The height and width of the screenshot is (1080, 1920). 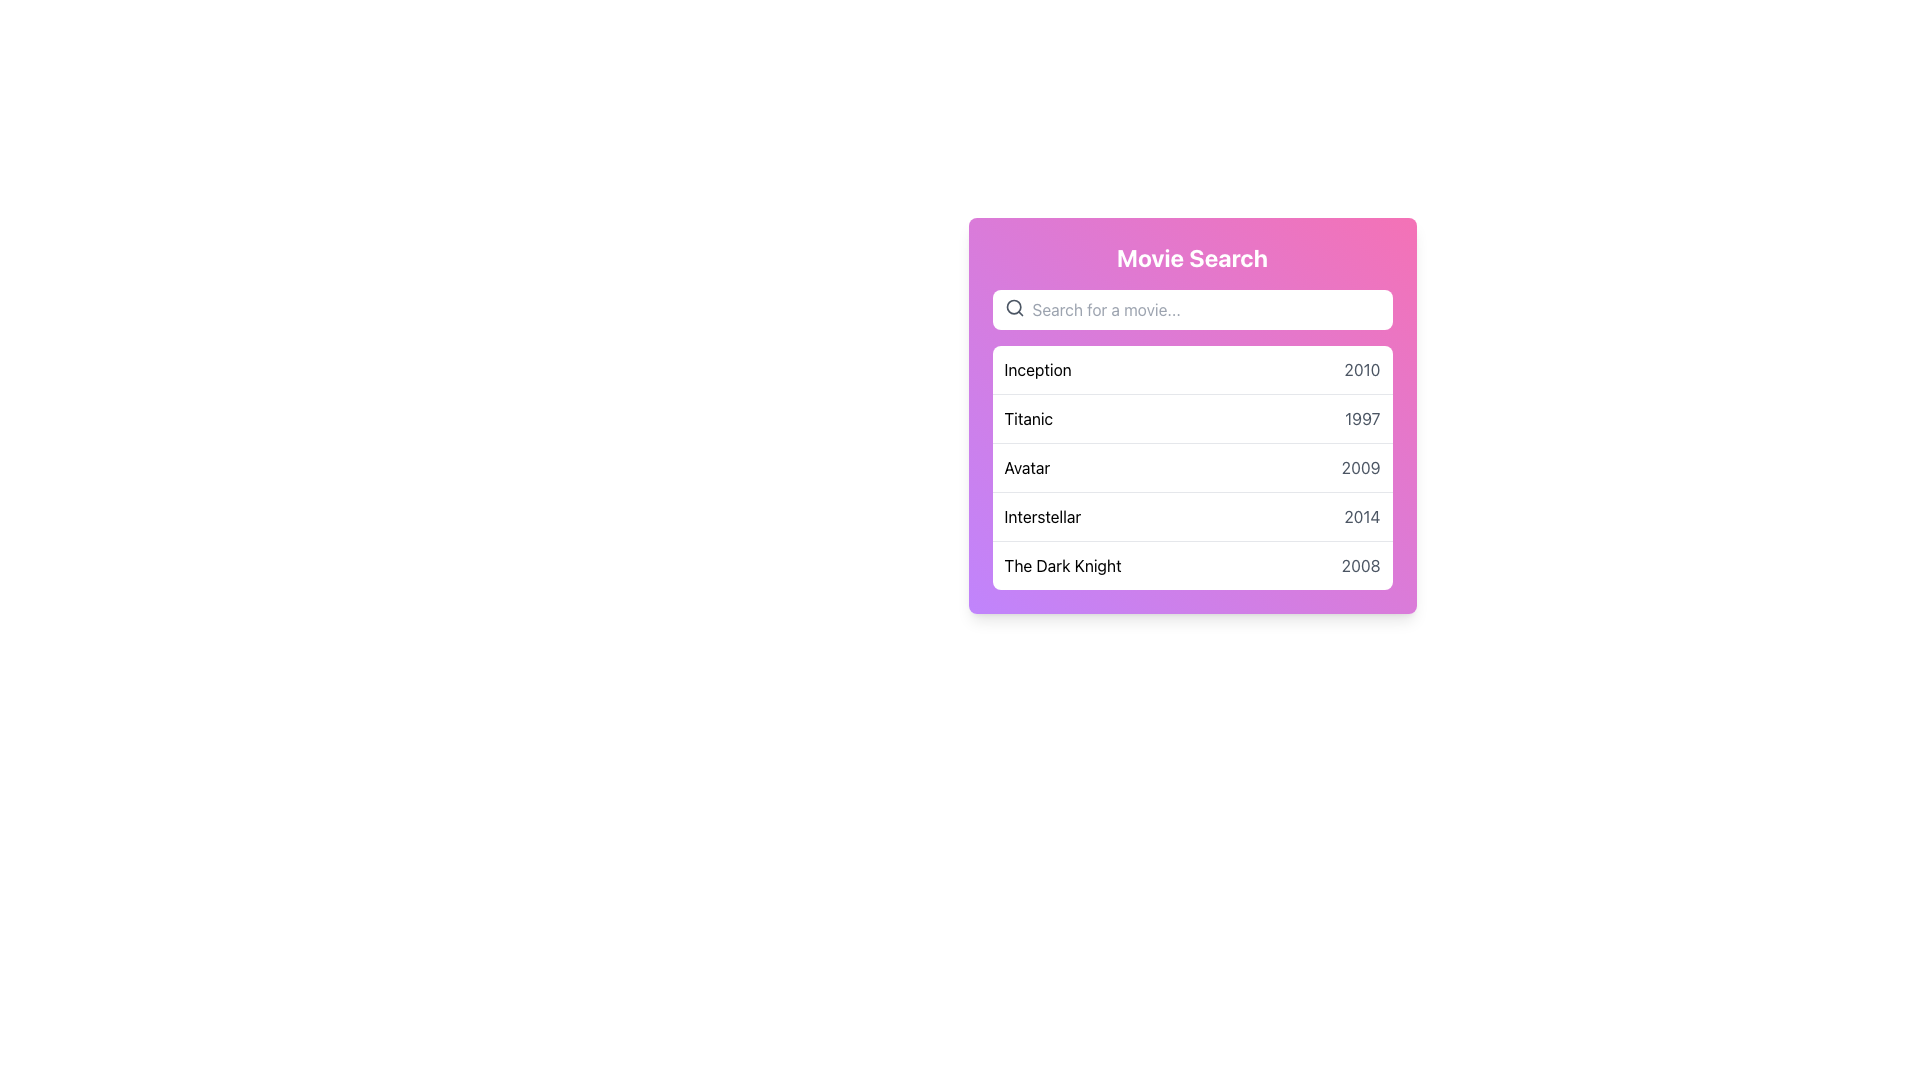 What do you see at coordinates (1192, 415) in the screenshot?
I see `the second movie entry labeled 'Titanic' from the 'Movie Search' list` at bounding box center [1192, 415].